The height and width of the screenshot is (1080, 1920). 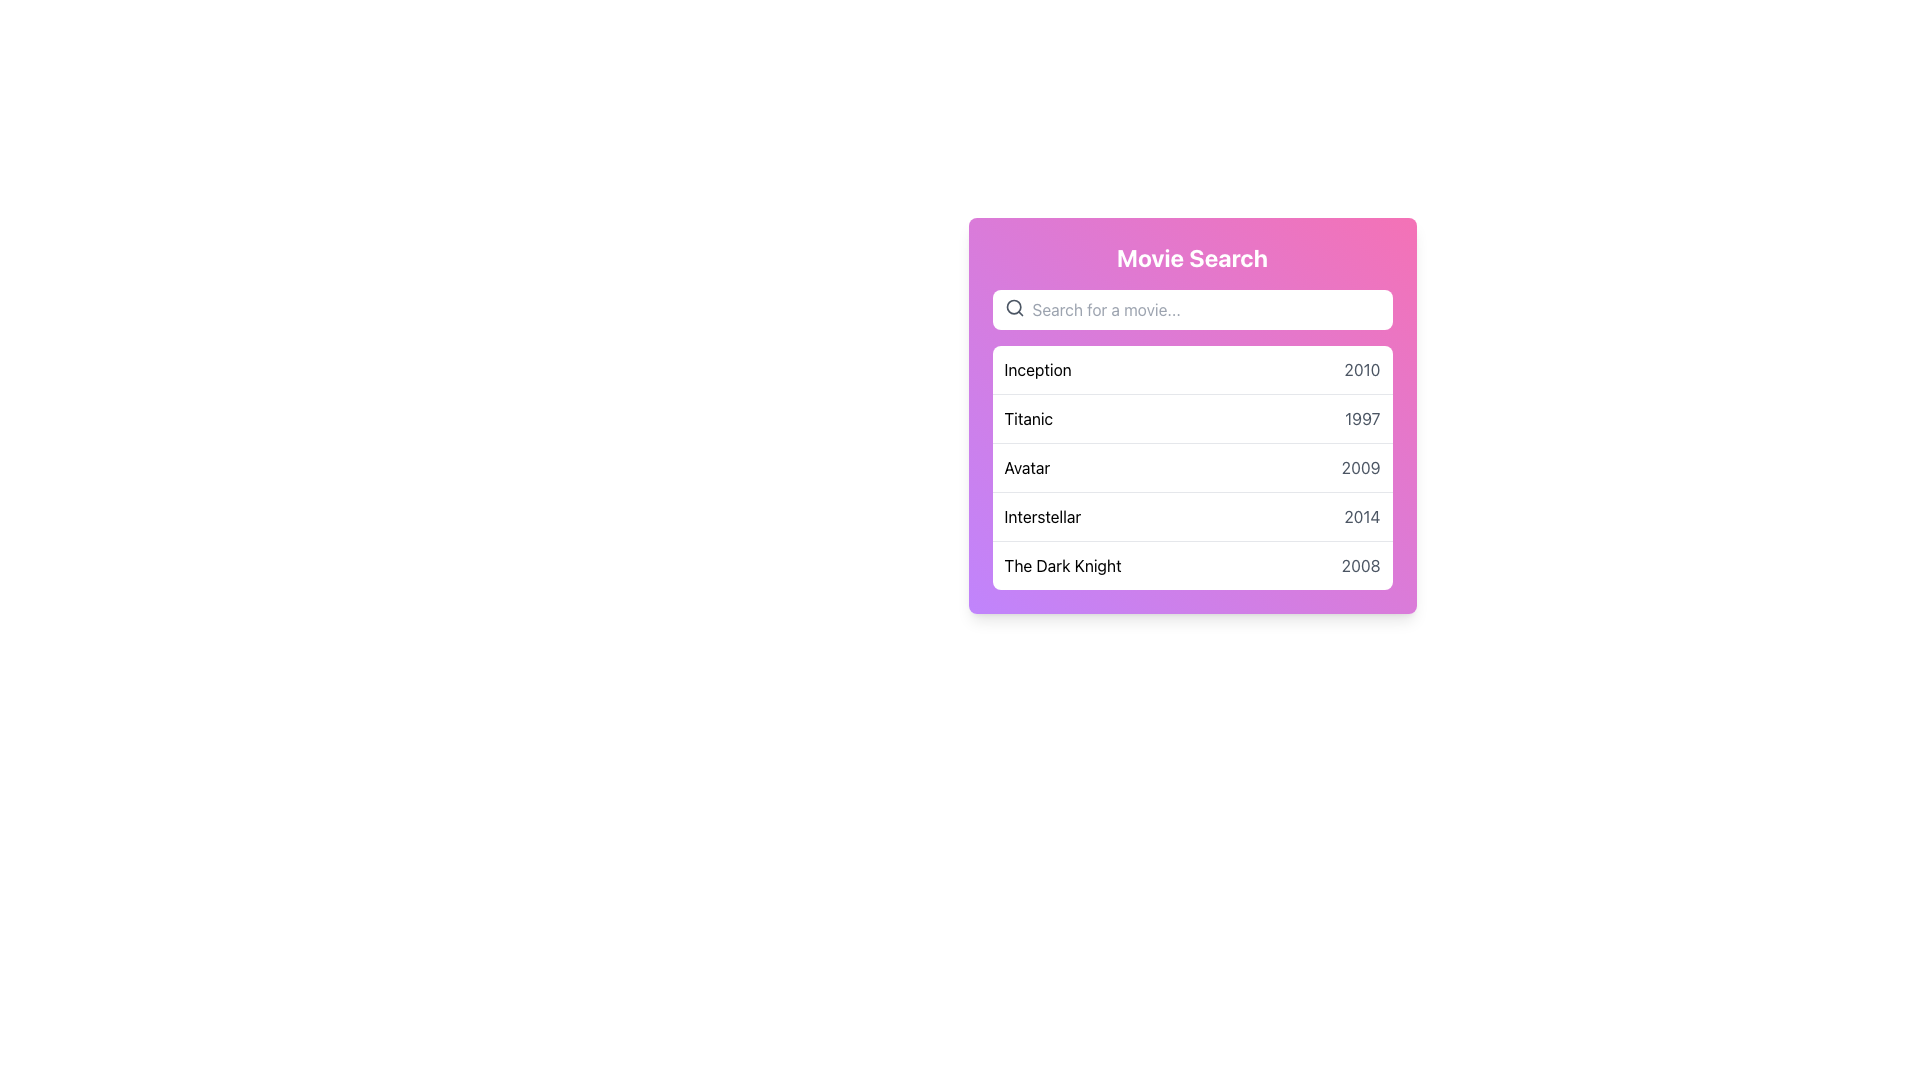 What do you see at coordinates (1192, 415) in the screenshot?
I see `the second movie entry labeled 'Titanic' from the 'Movie Search' list` at bounding box center [1192, 415].